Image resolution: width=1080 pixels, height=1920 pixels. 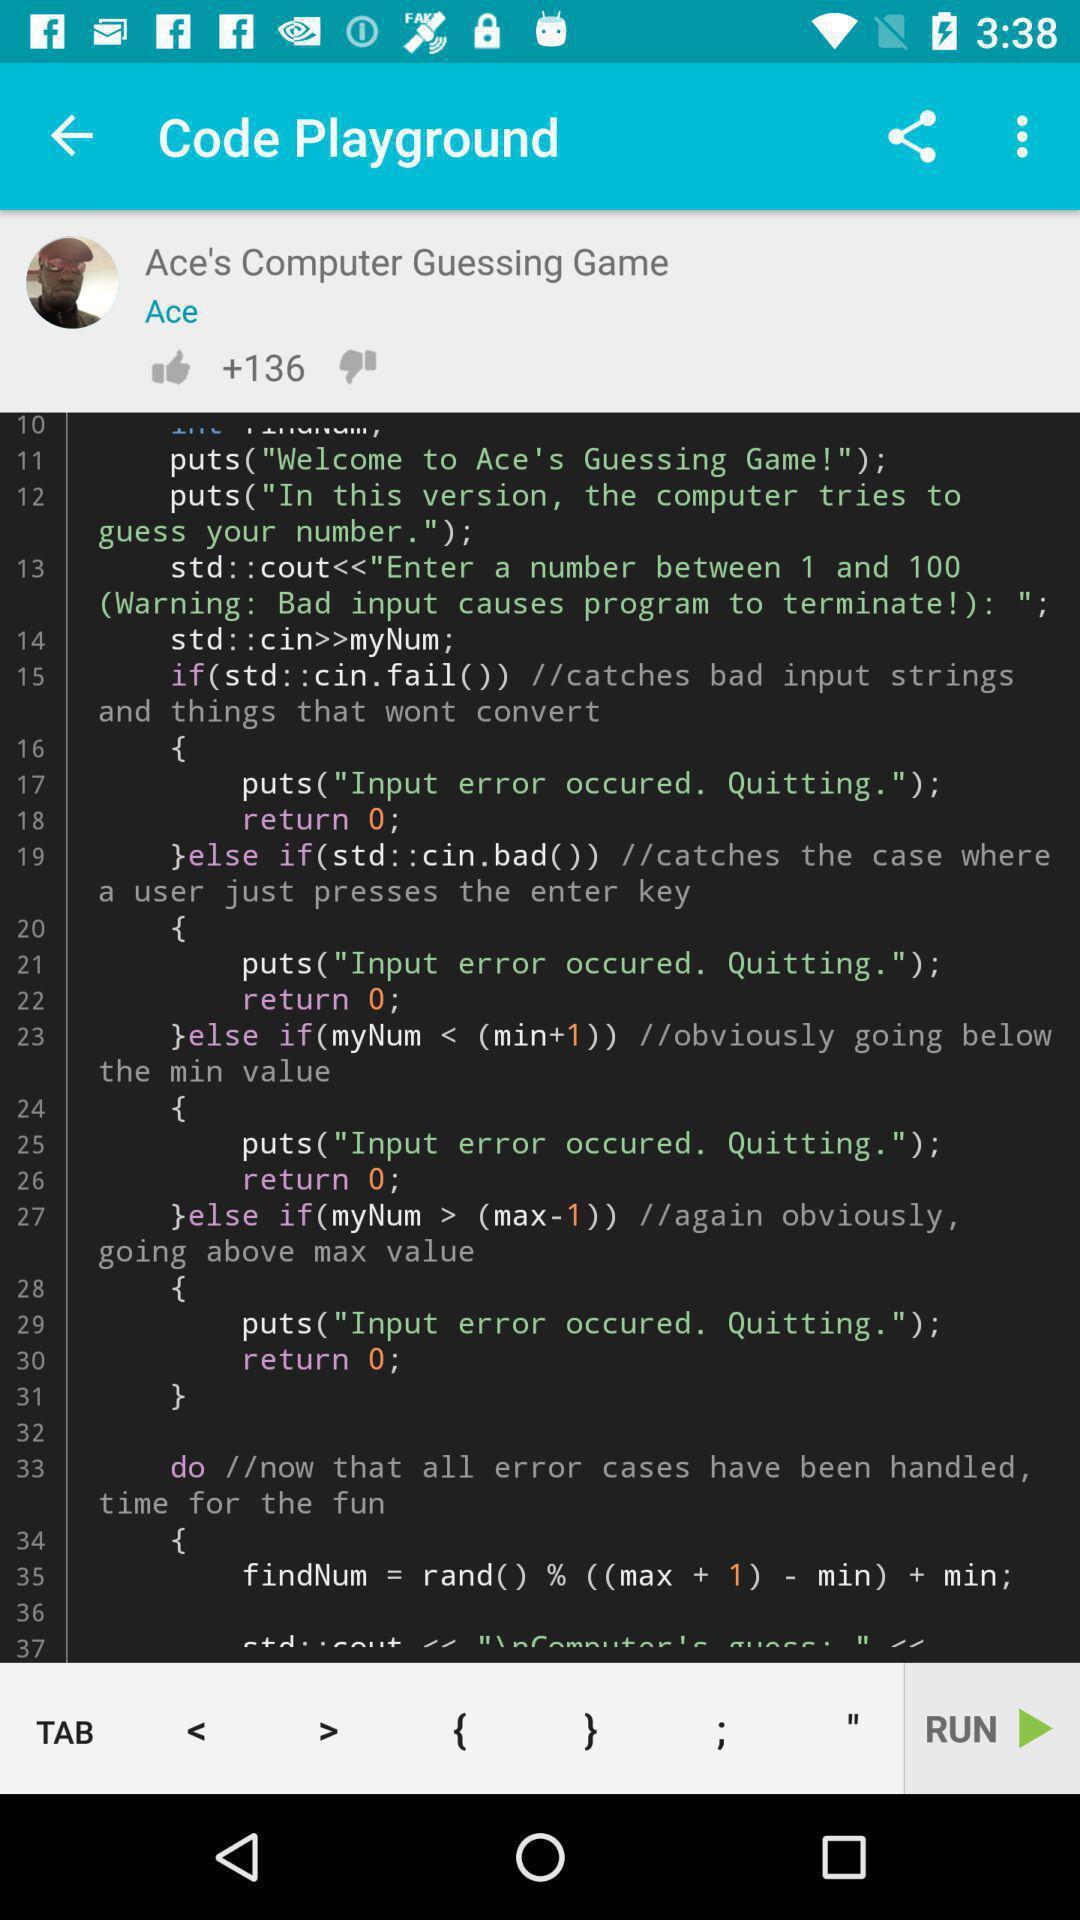 What do you see at coordinates (356, 366) in the screenshot?
I see `the thumbs_down icon` at bounding box center [356, 366].